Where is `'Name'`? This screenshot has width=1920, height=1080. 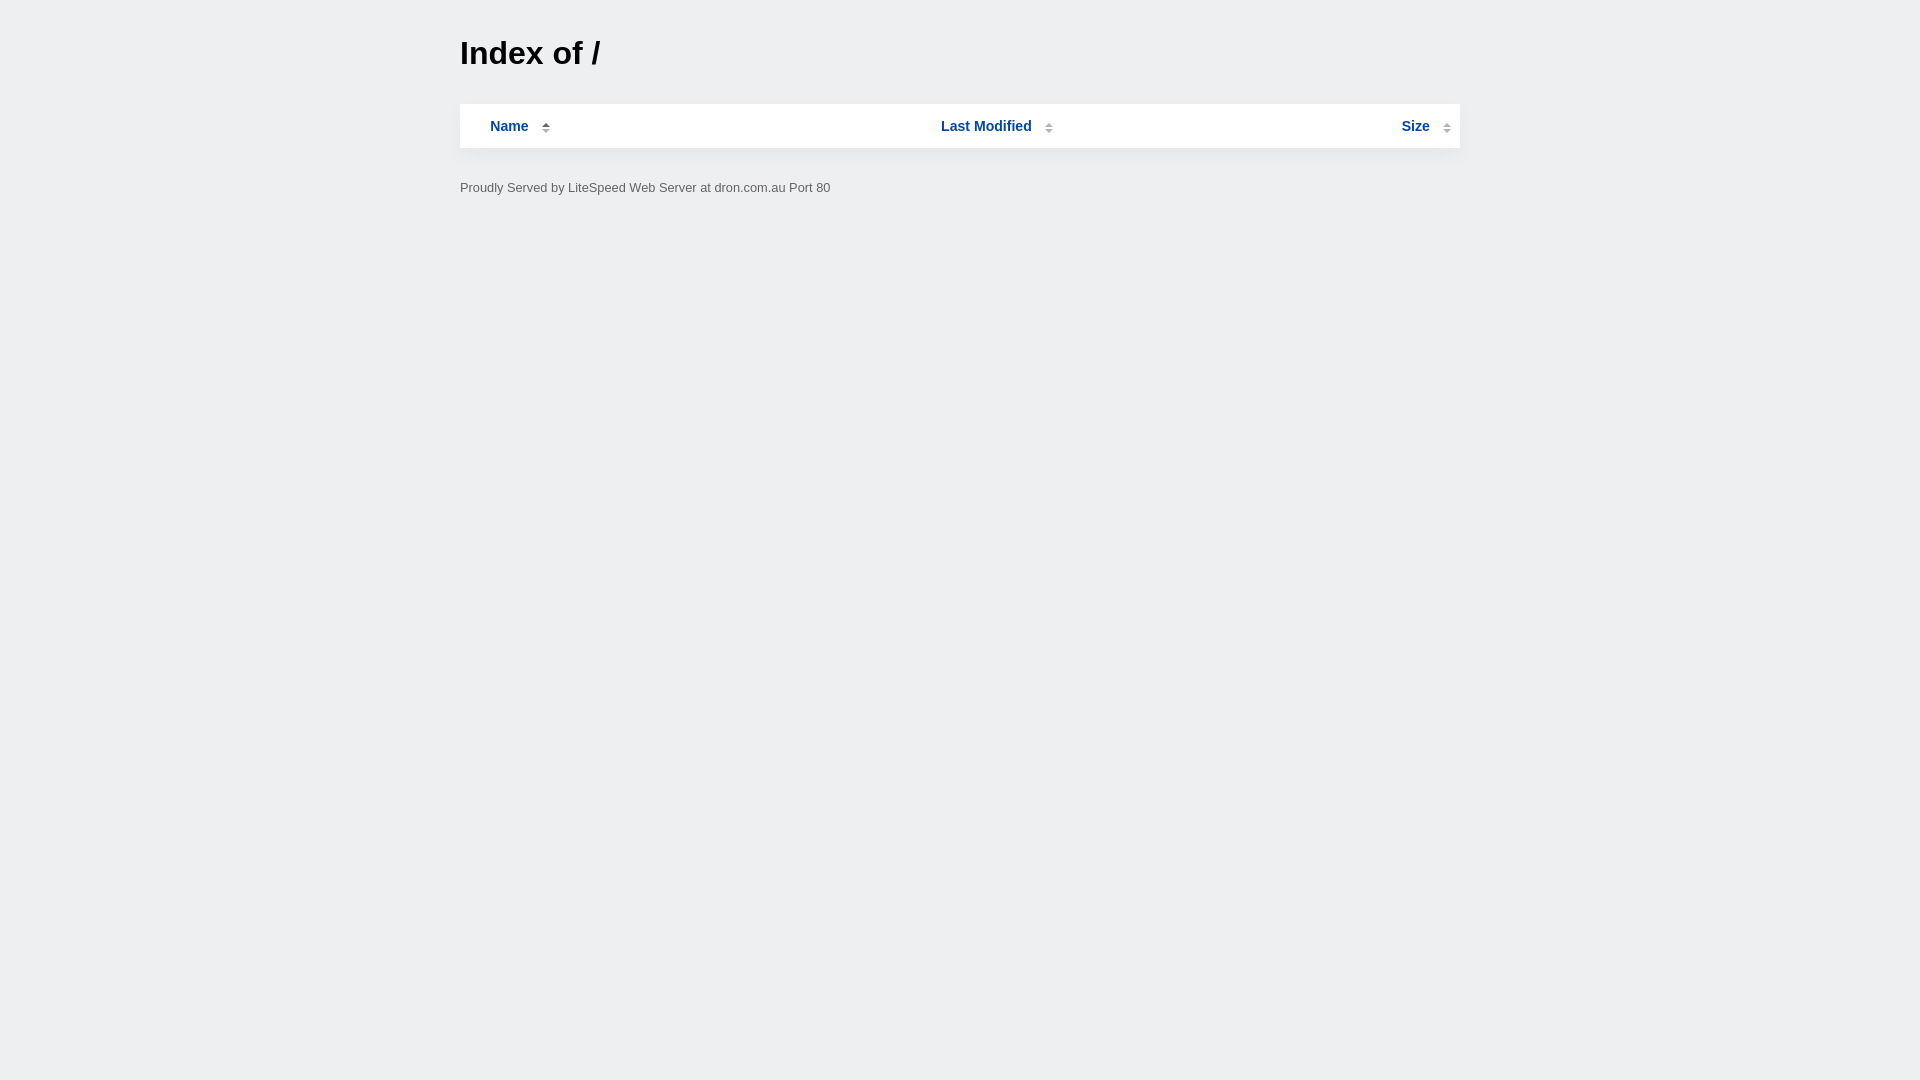 'Name' is located at coordinates (508, 126).